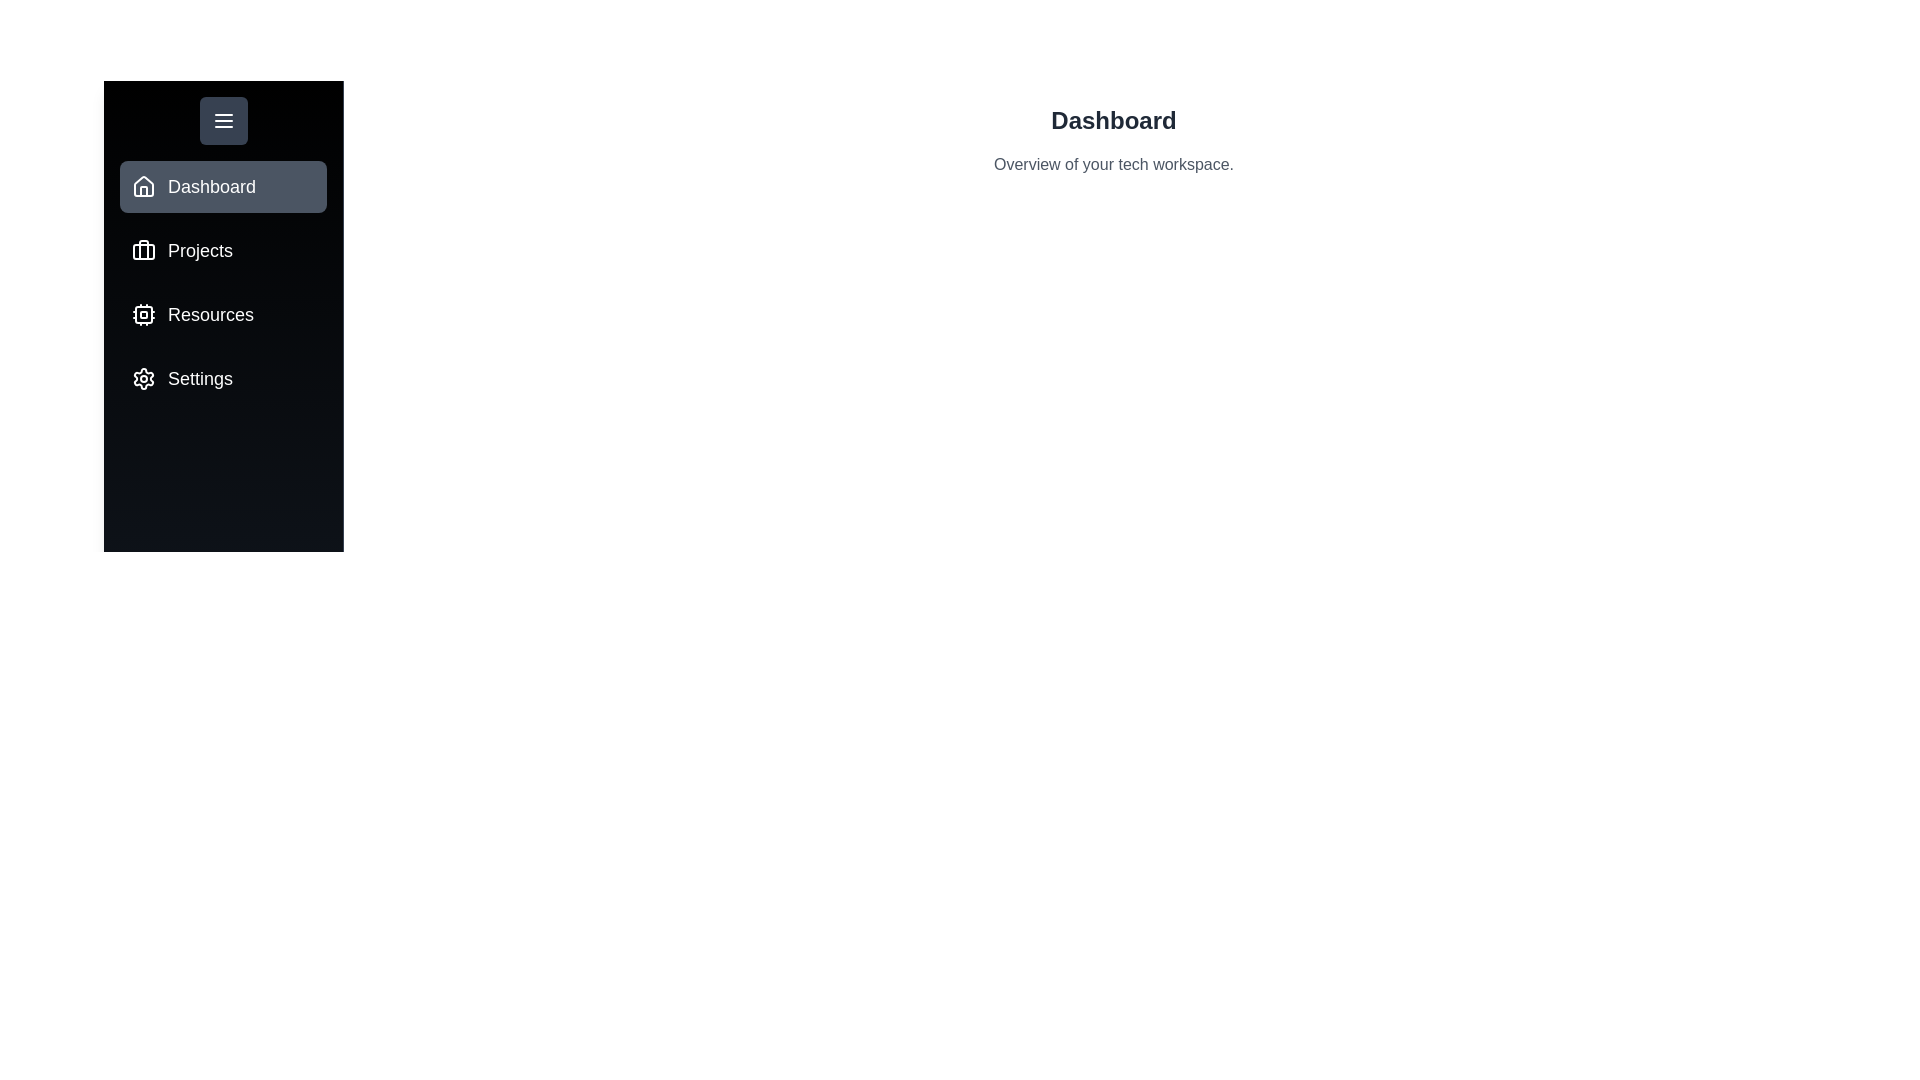 The height and width of the screenshot is (1080, 1920). Describe the element at coordinates (143, 315) in the screenshot. I see `the tab icon for Resources to switch to that tab` at that location.